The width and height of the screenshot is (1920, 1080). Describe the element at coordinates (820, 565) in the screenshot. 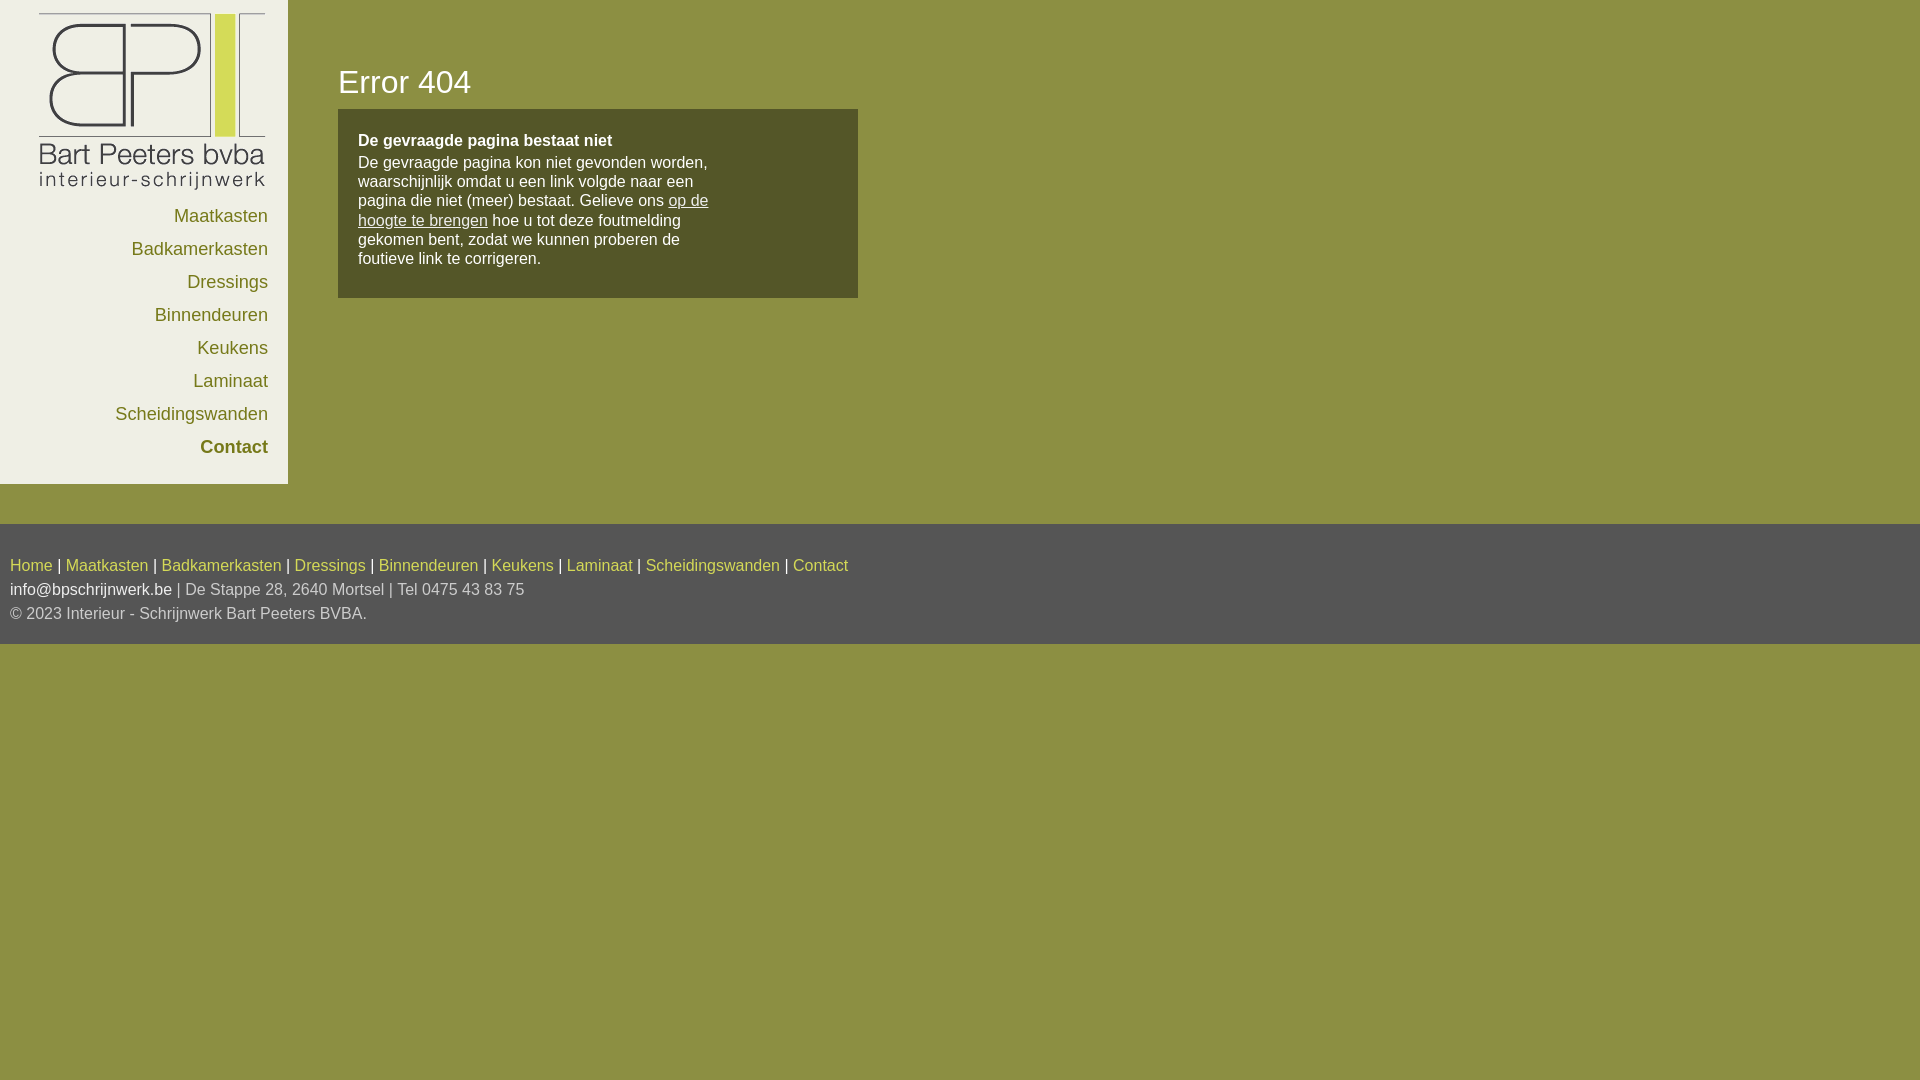

I see `'Contact'` at that location.